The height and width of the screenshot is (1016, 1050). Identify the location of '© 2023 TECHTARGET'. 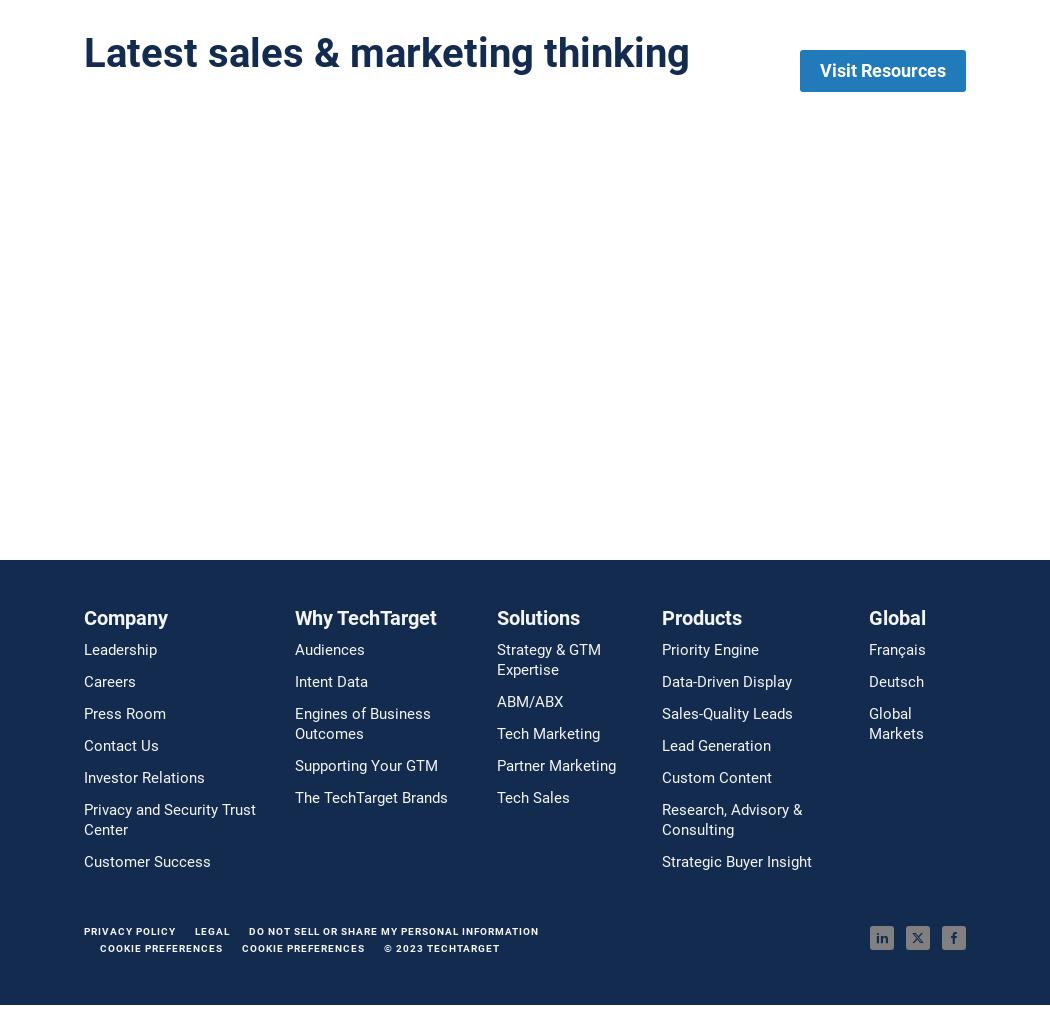
(441, 946).